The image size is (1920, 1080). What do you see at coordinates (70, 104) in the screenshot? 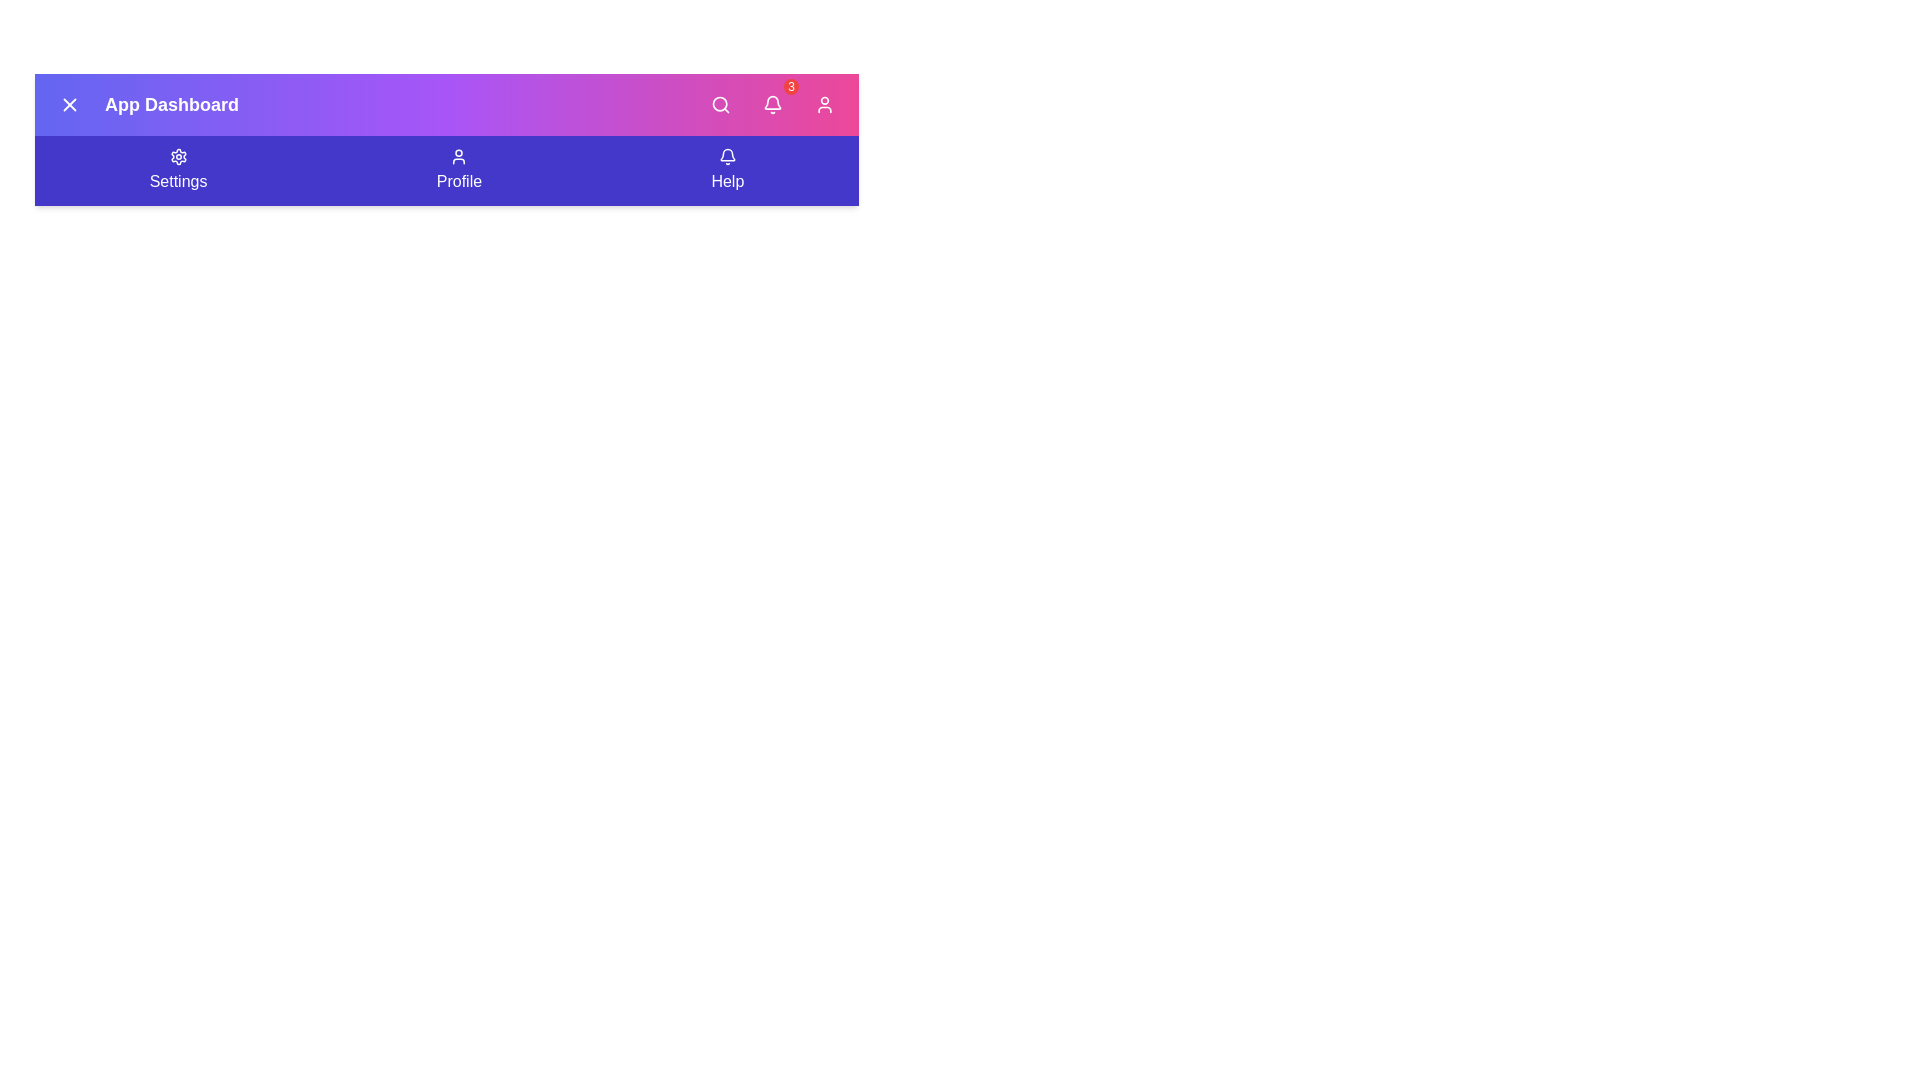
I see `the button with the menu or close icon to toggle the side menu visibility` at bounding box center [70, 104].